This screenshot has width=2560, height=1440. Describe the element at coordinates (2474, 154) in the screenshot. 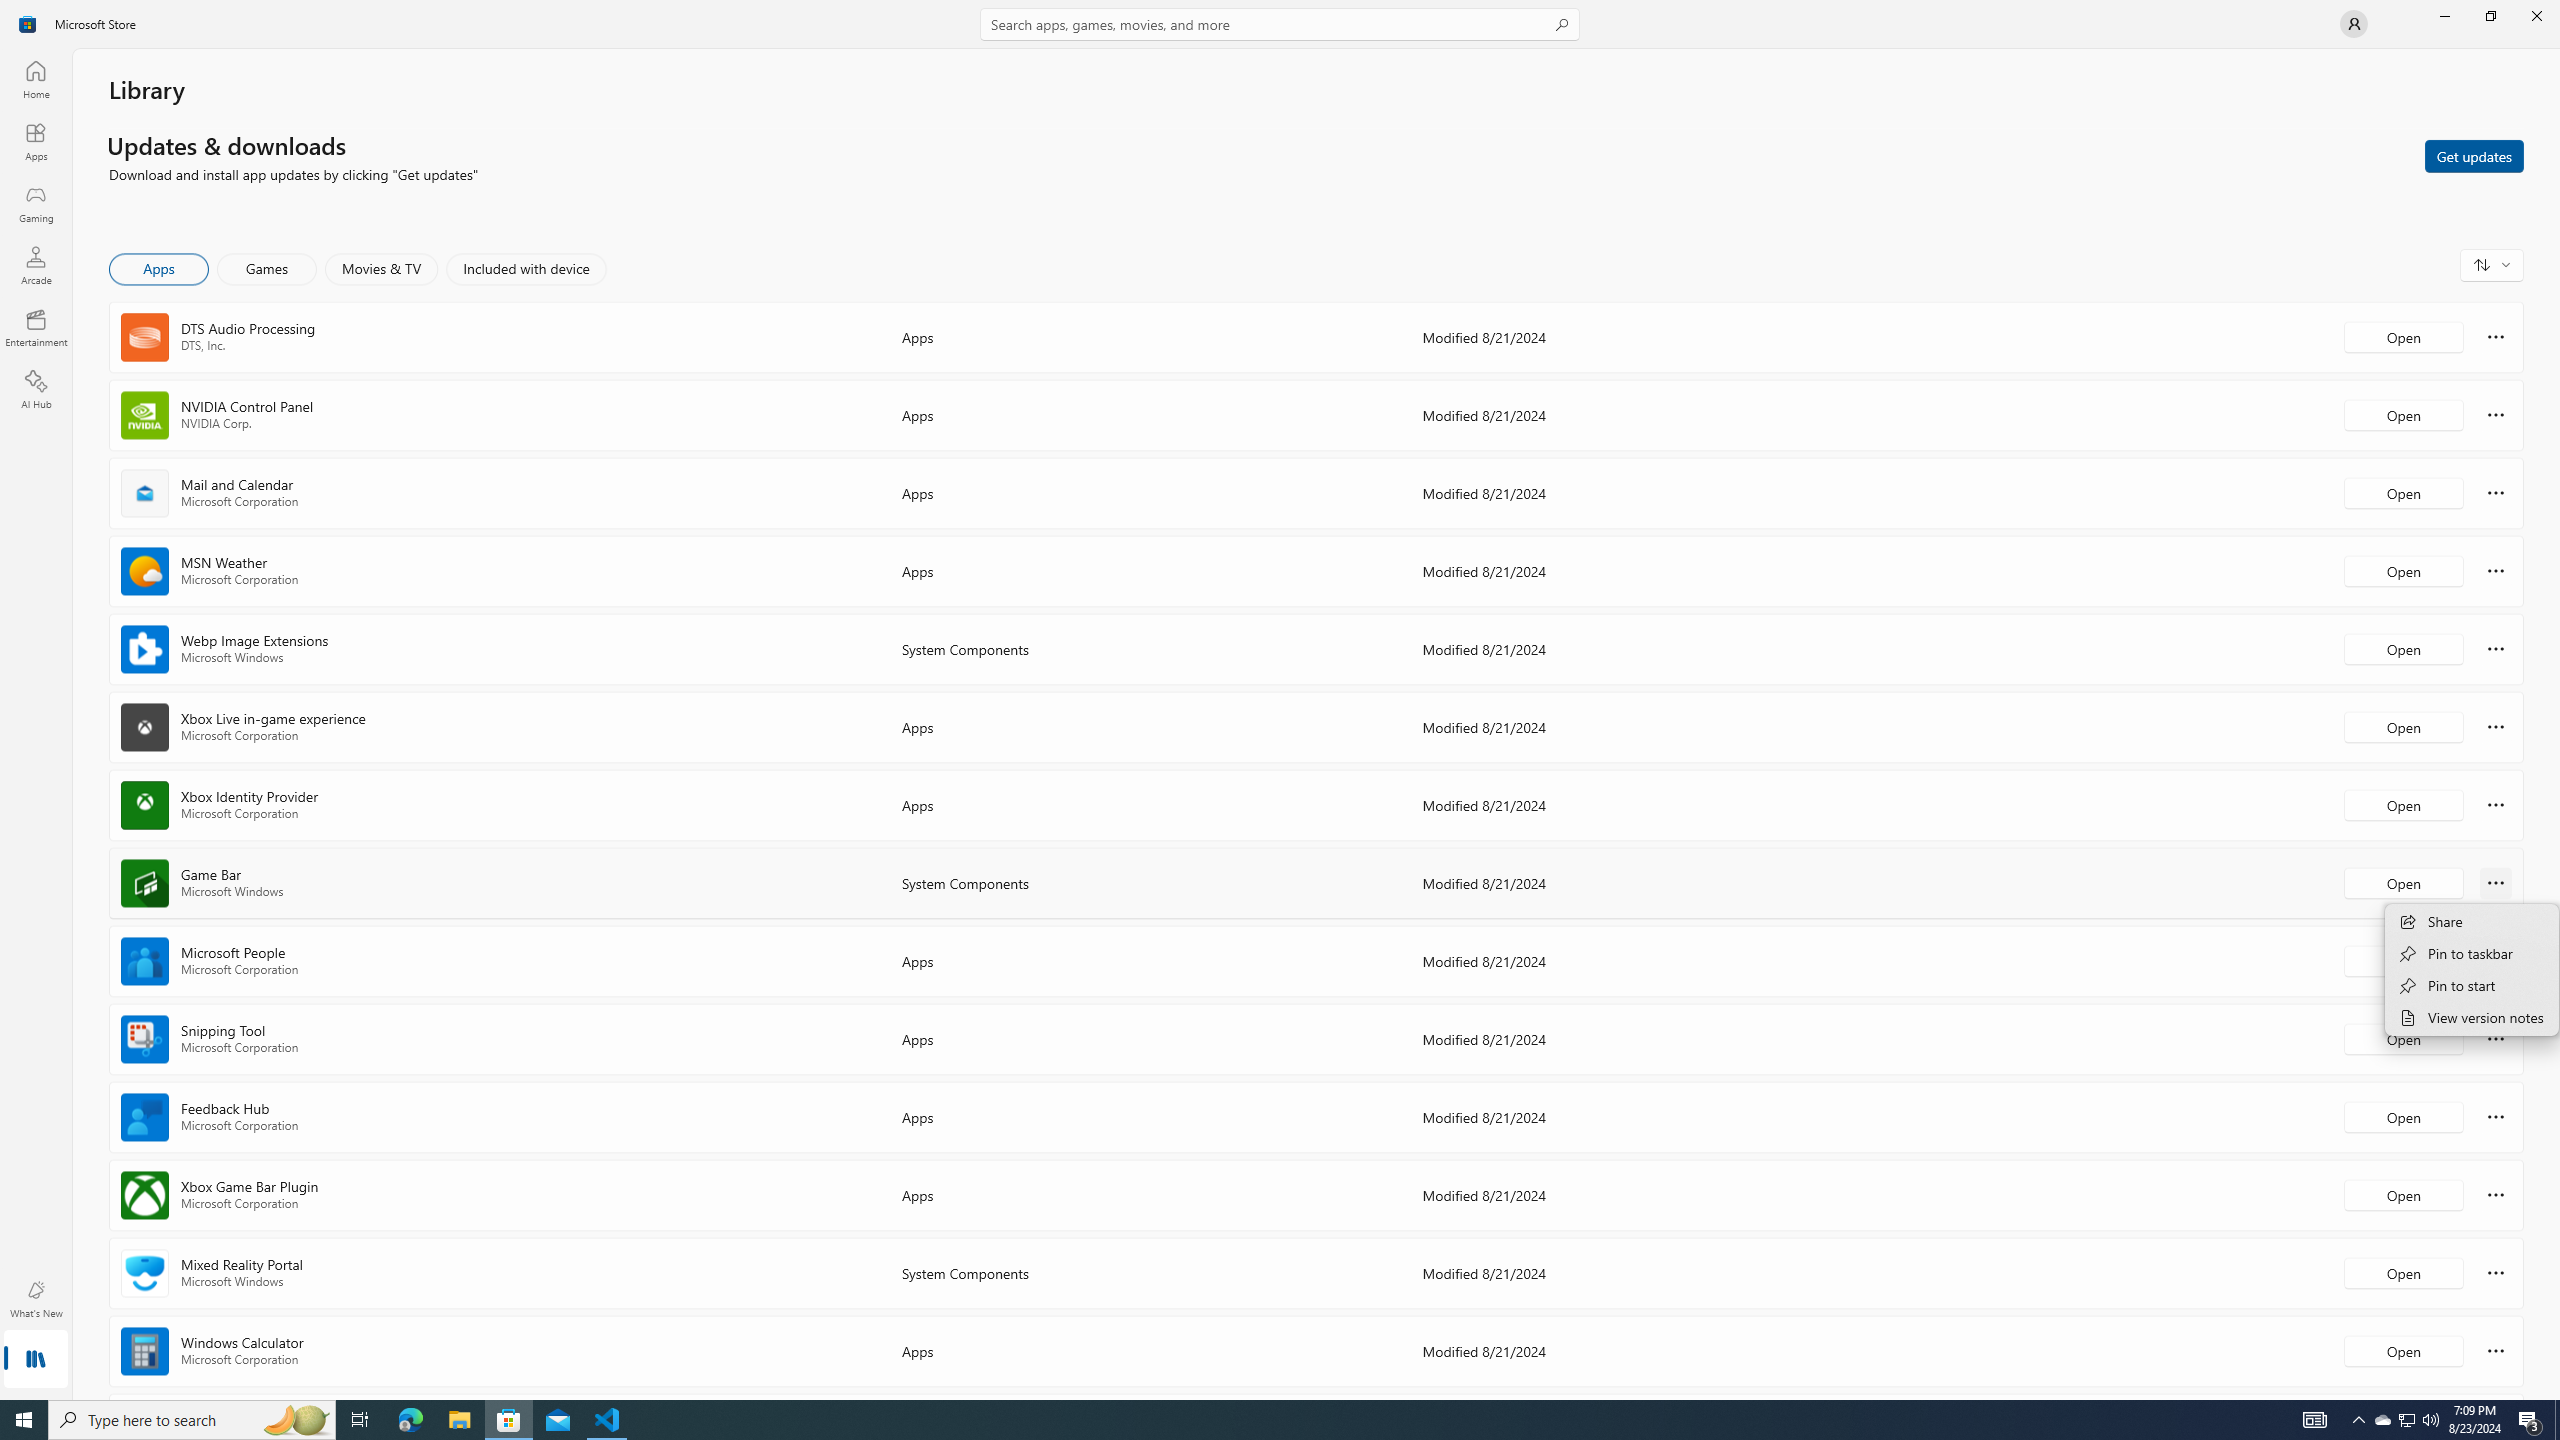

I see `'Get updates'` at that location.